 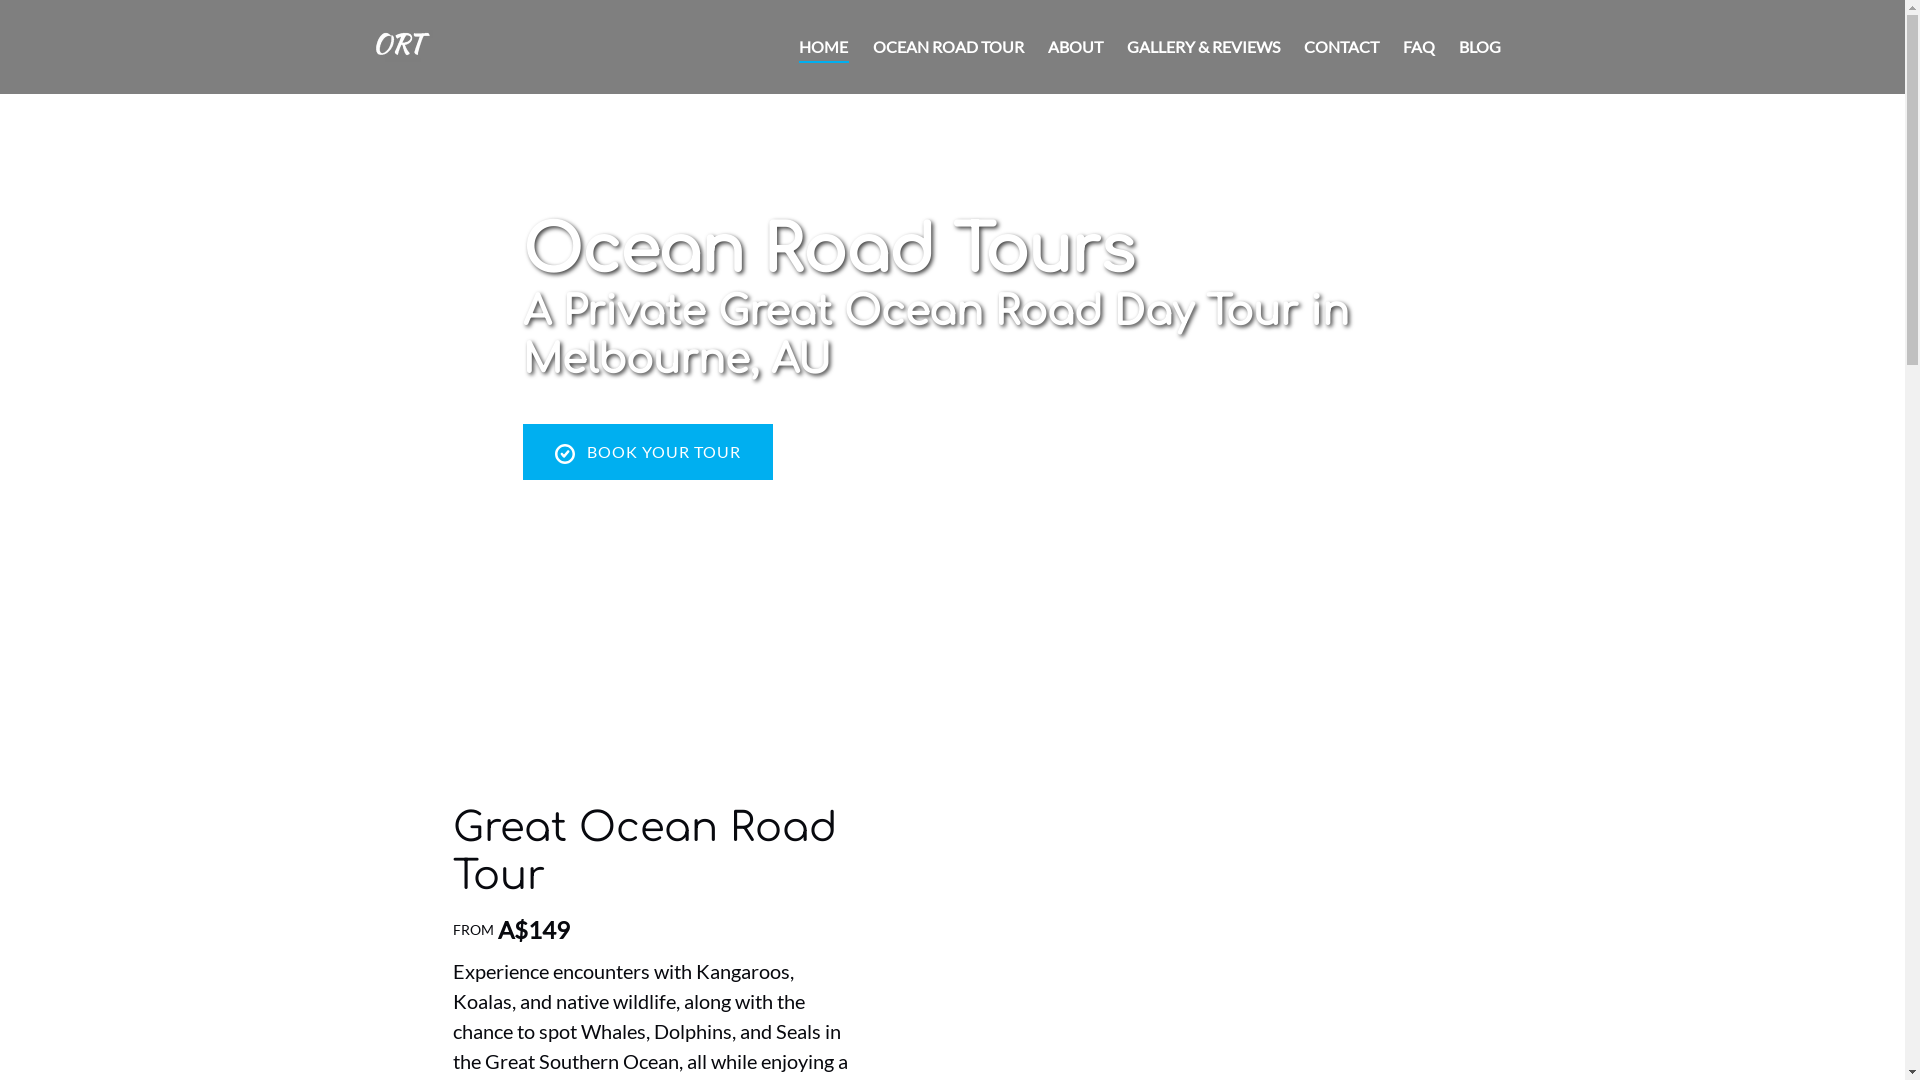 I want to click on 'GALLERY & REVIEWS', so click(x=1201, y=45).